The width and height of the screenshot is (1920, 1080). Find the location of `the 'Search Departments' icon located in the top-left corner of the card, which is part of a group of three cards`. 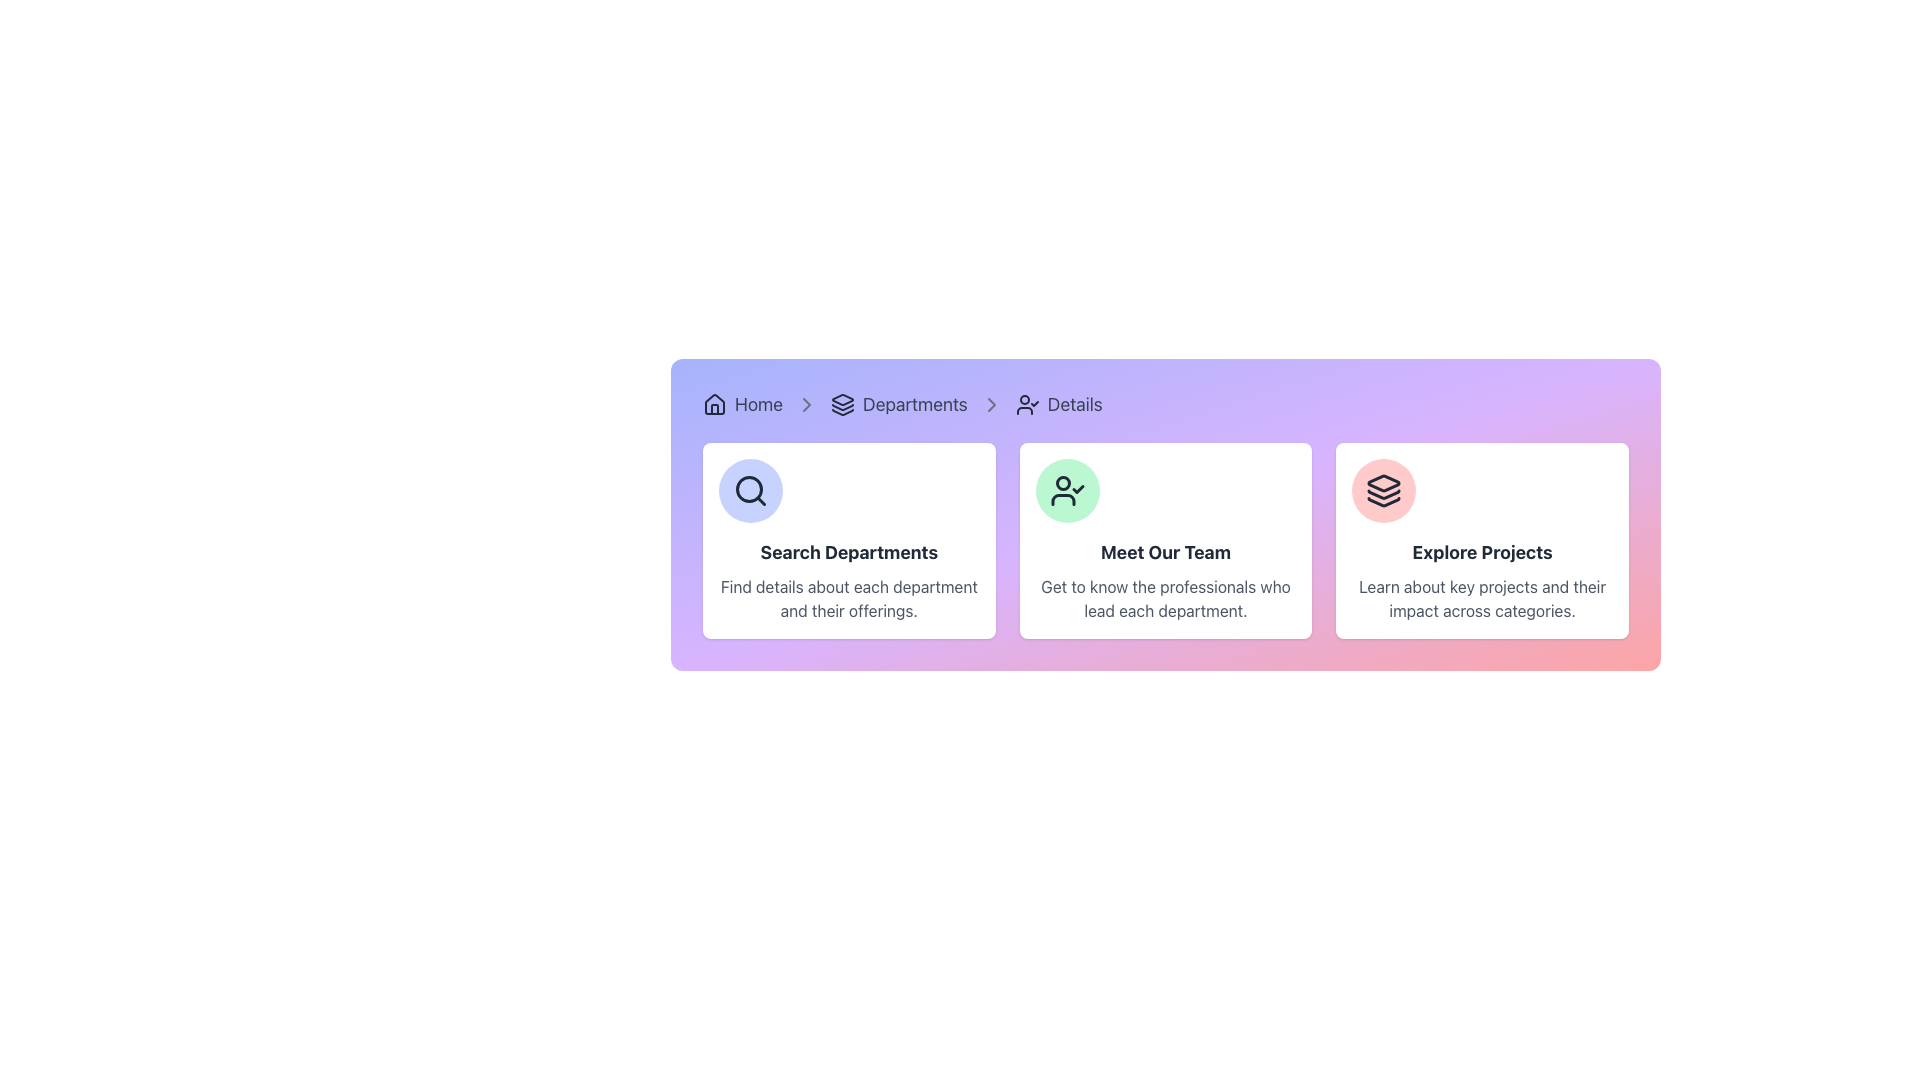

the 'Search Departments' icon located in the top-left corner of the card, which is part of a group of three cards is located at coordinates (749, 490).